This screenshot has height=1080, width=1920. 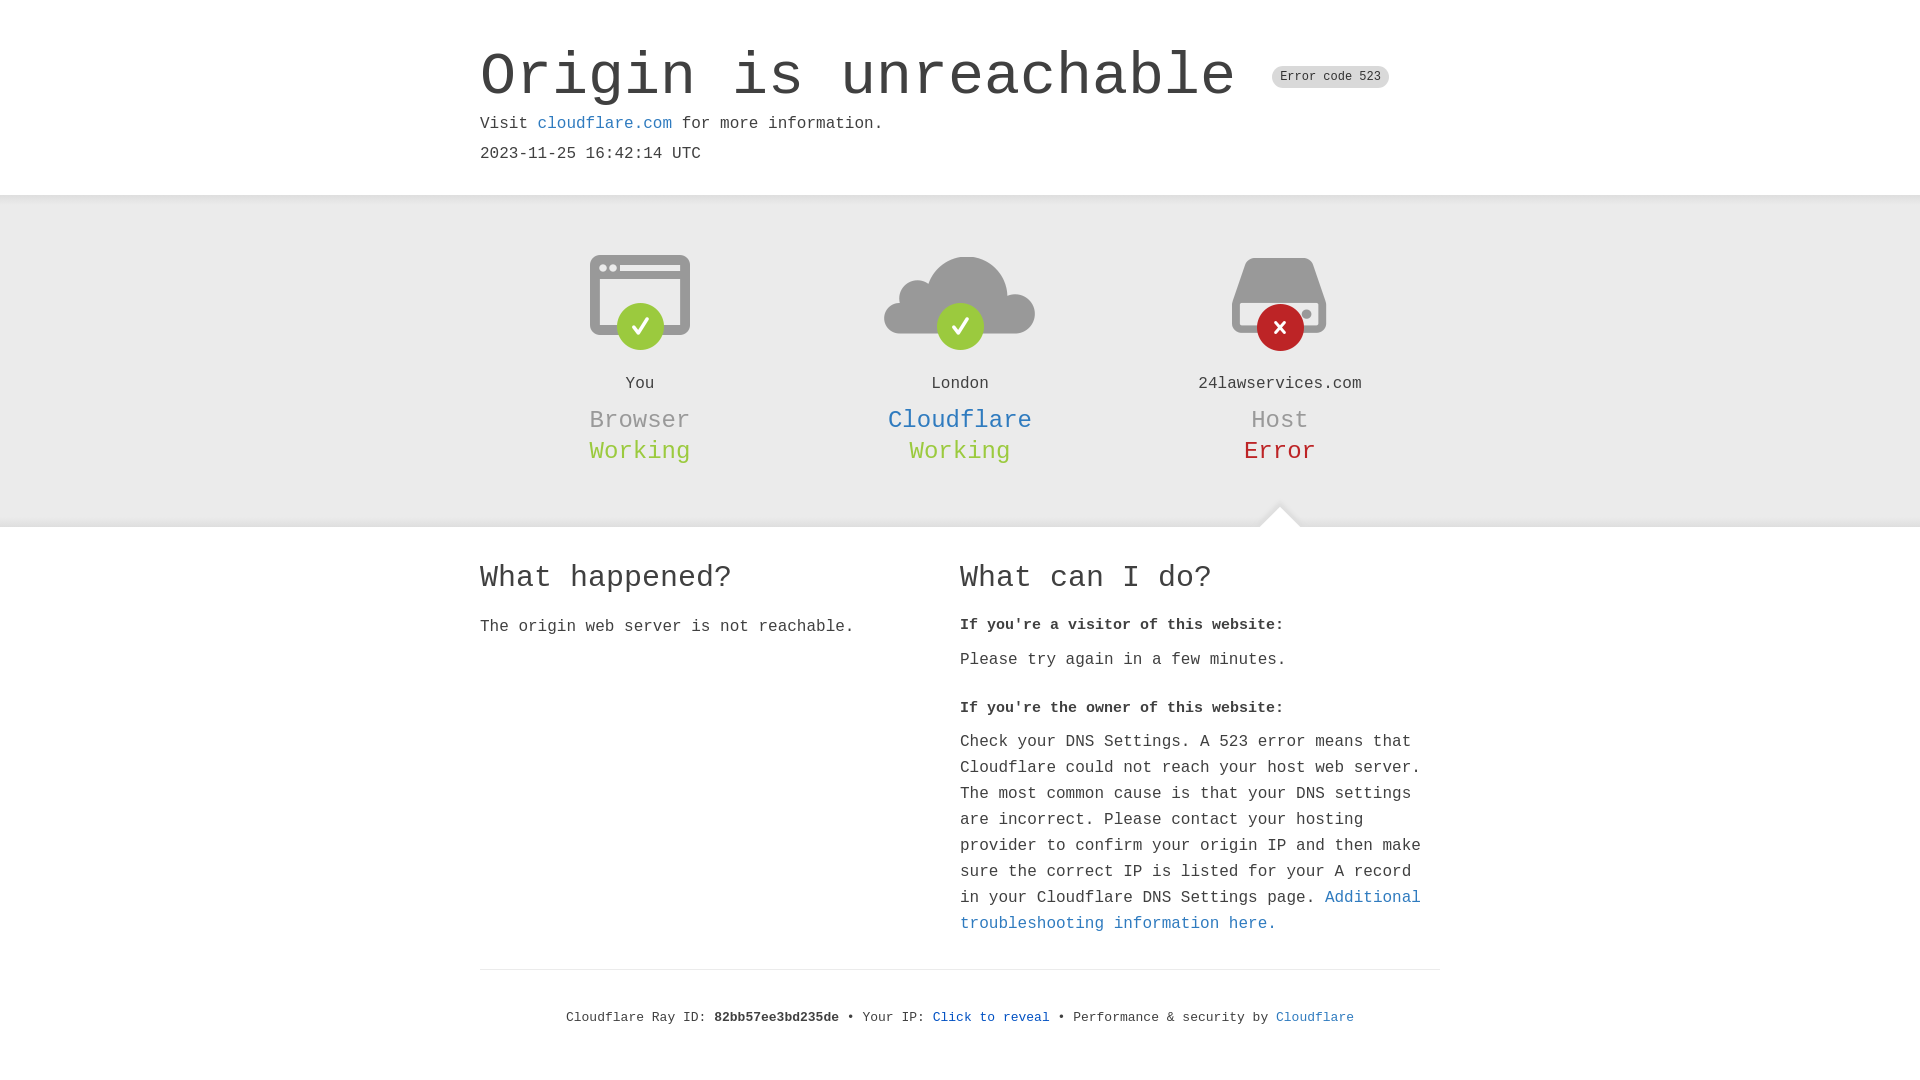 What do you see at coordinates (1275, 1017) in the screenshot?
I see `'Cloudflare'` at bounding box center [1275, 1017].